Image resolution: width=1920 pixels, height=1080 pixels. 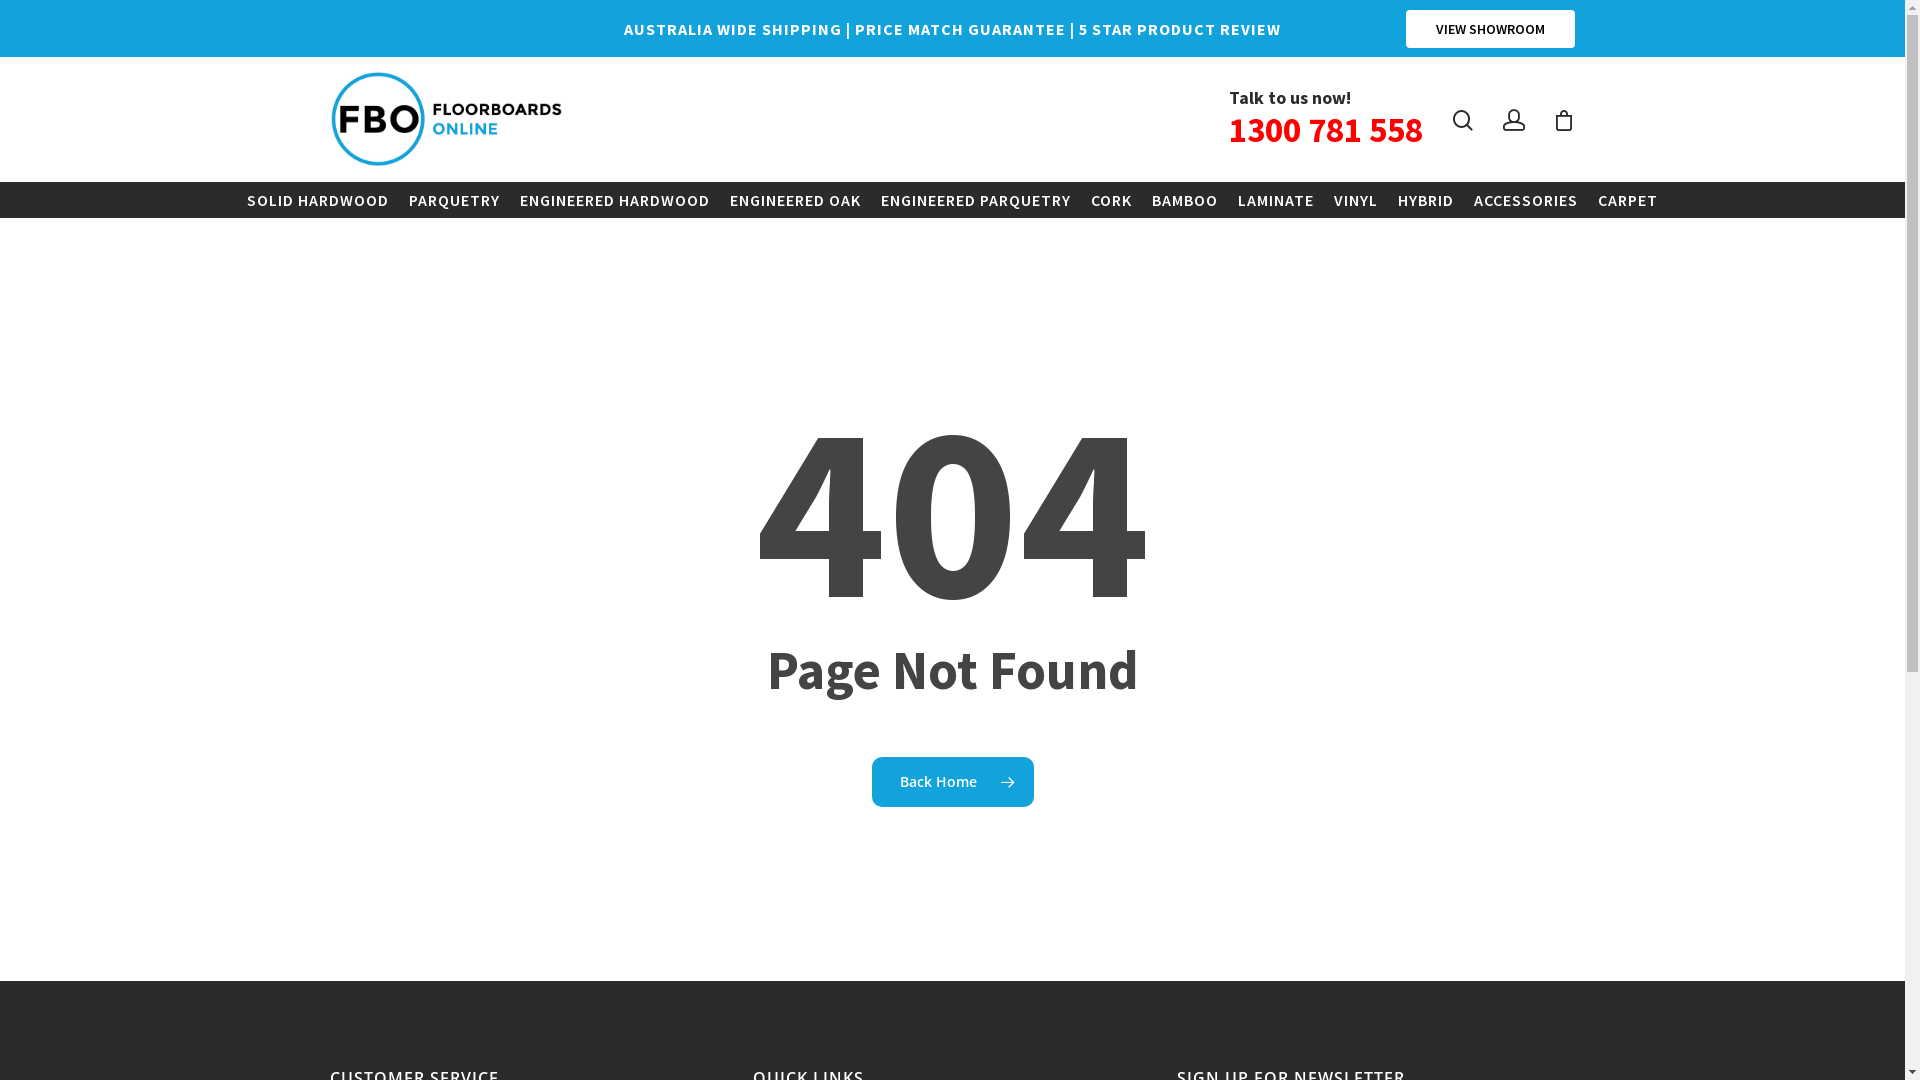 What do you see at coordinates (1627, 200) in the screenshot?
I see `'CARPET'` at bounding box center [1627, 200].